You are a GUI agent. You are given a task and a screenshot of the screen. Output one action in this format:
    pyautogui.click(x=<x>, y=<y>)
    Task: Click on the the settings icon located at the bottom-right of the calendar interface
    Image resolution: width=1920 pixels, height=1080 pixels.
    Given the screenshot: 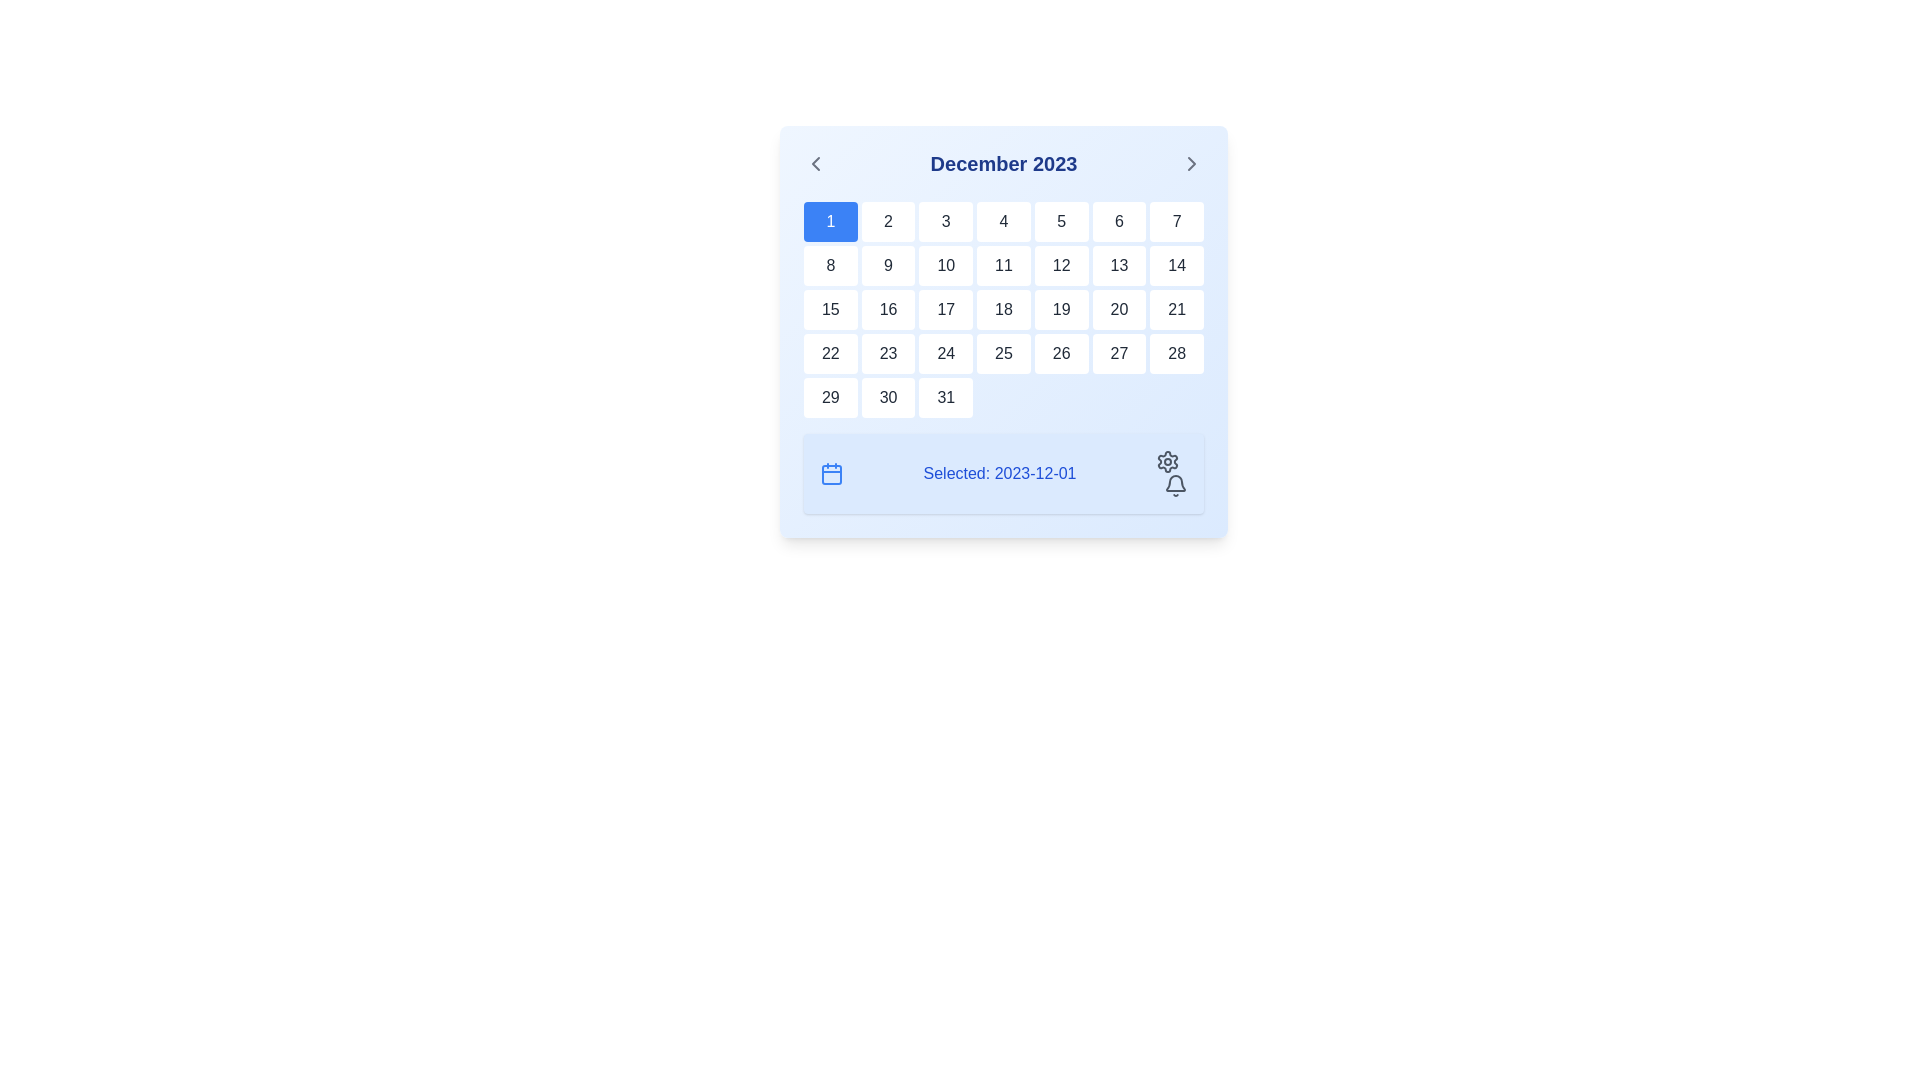 What is the action you would take?
    pyautogui.click(x=1167, y=462)
    